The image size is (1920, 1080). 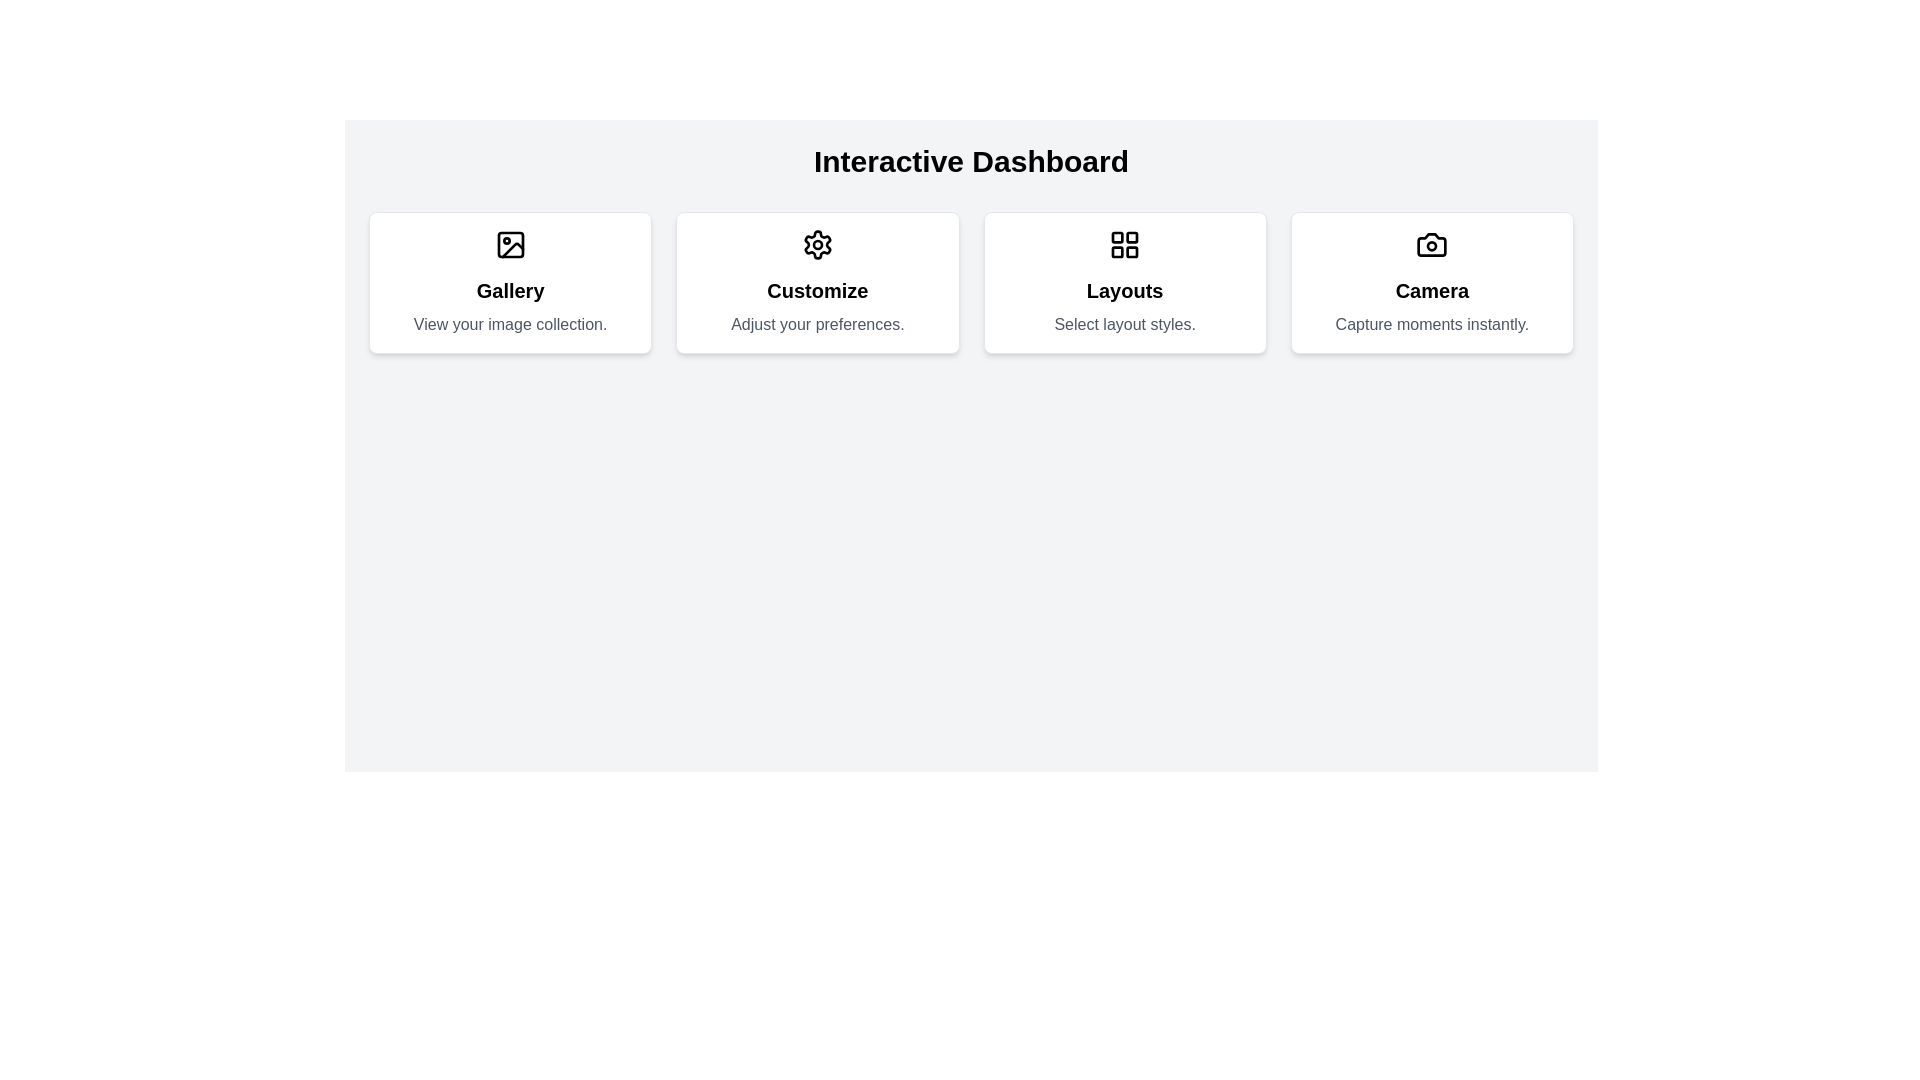 What do you see at coordinates (510, 323) in the screenshot?
I see `the static text label that describes the 'Gallery' card, which is positioned below the title 'Gallery' within the bordered card` at bounding box center [510, 323].